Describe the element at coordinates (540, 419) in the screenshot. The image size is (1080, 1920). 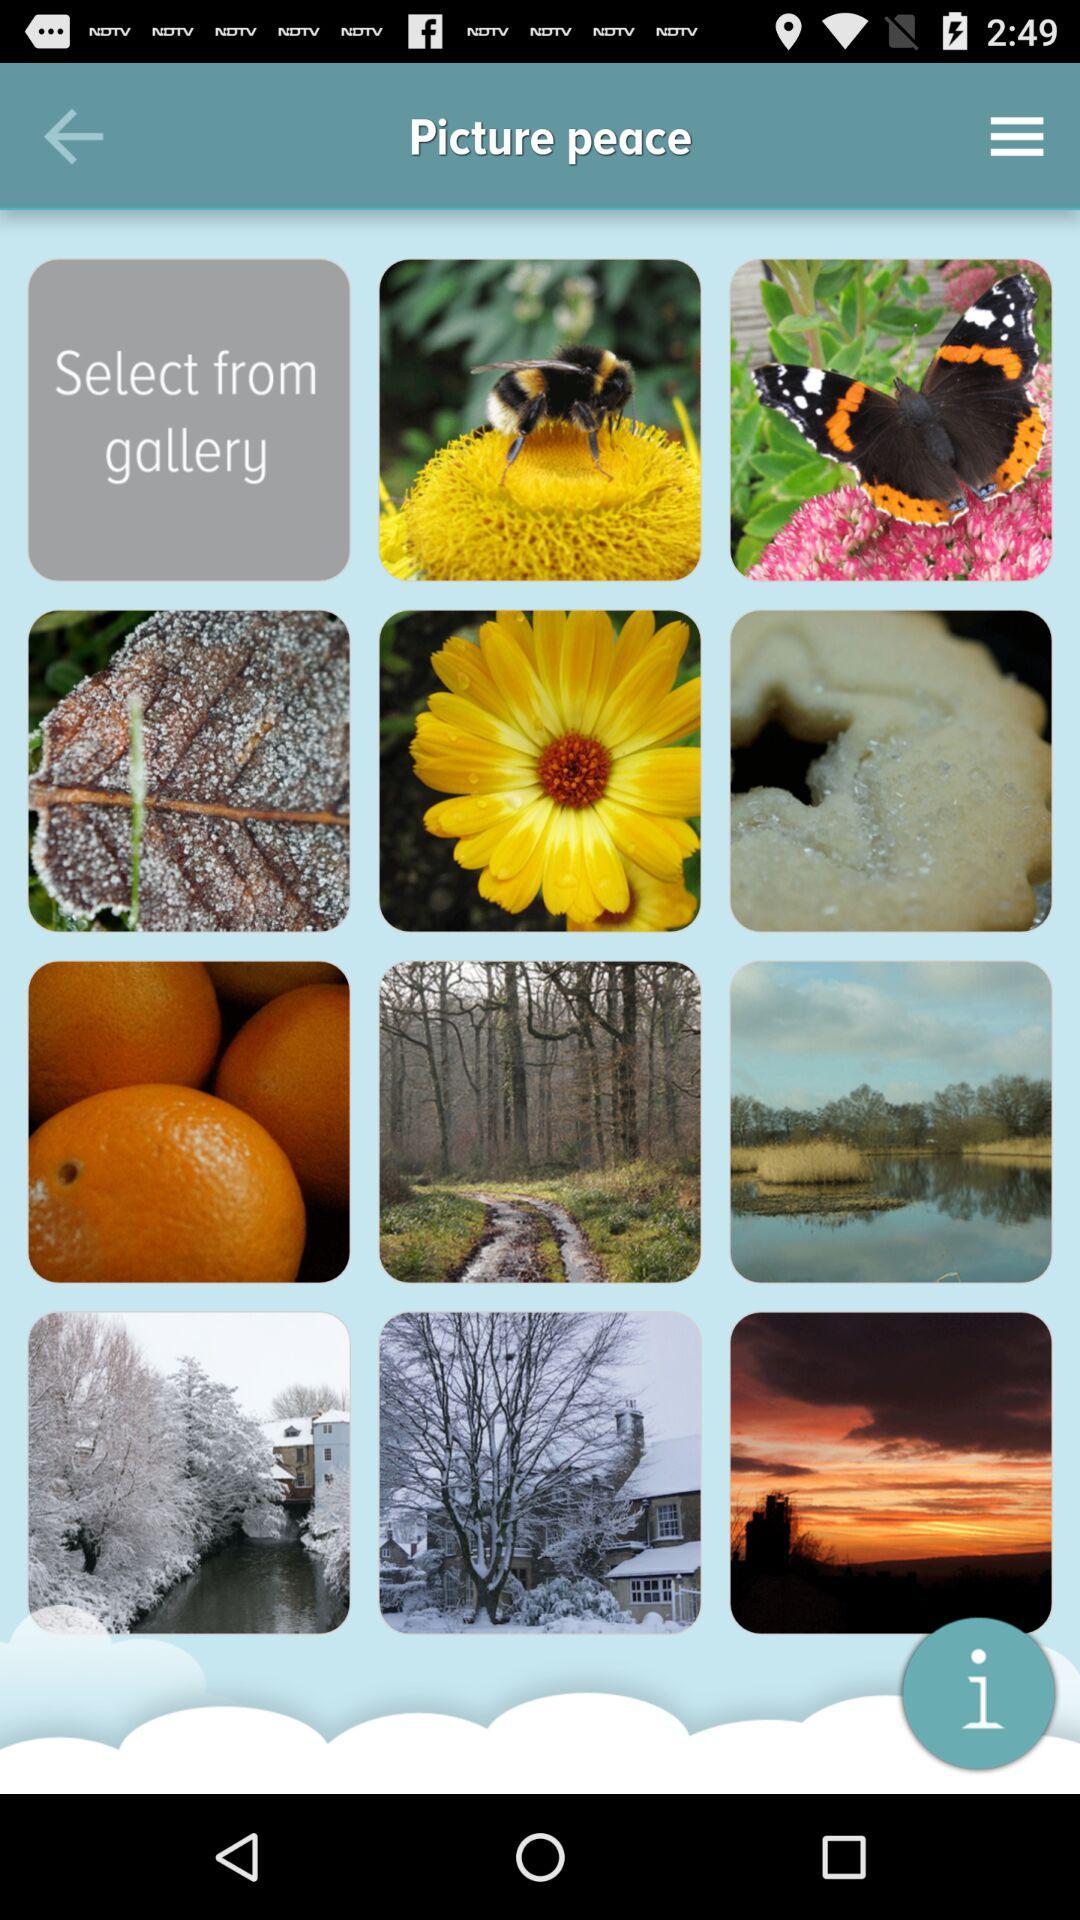
I see `emojios option` at that location.